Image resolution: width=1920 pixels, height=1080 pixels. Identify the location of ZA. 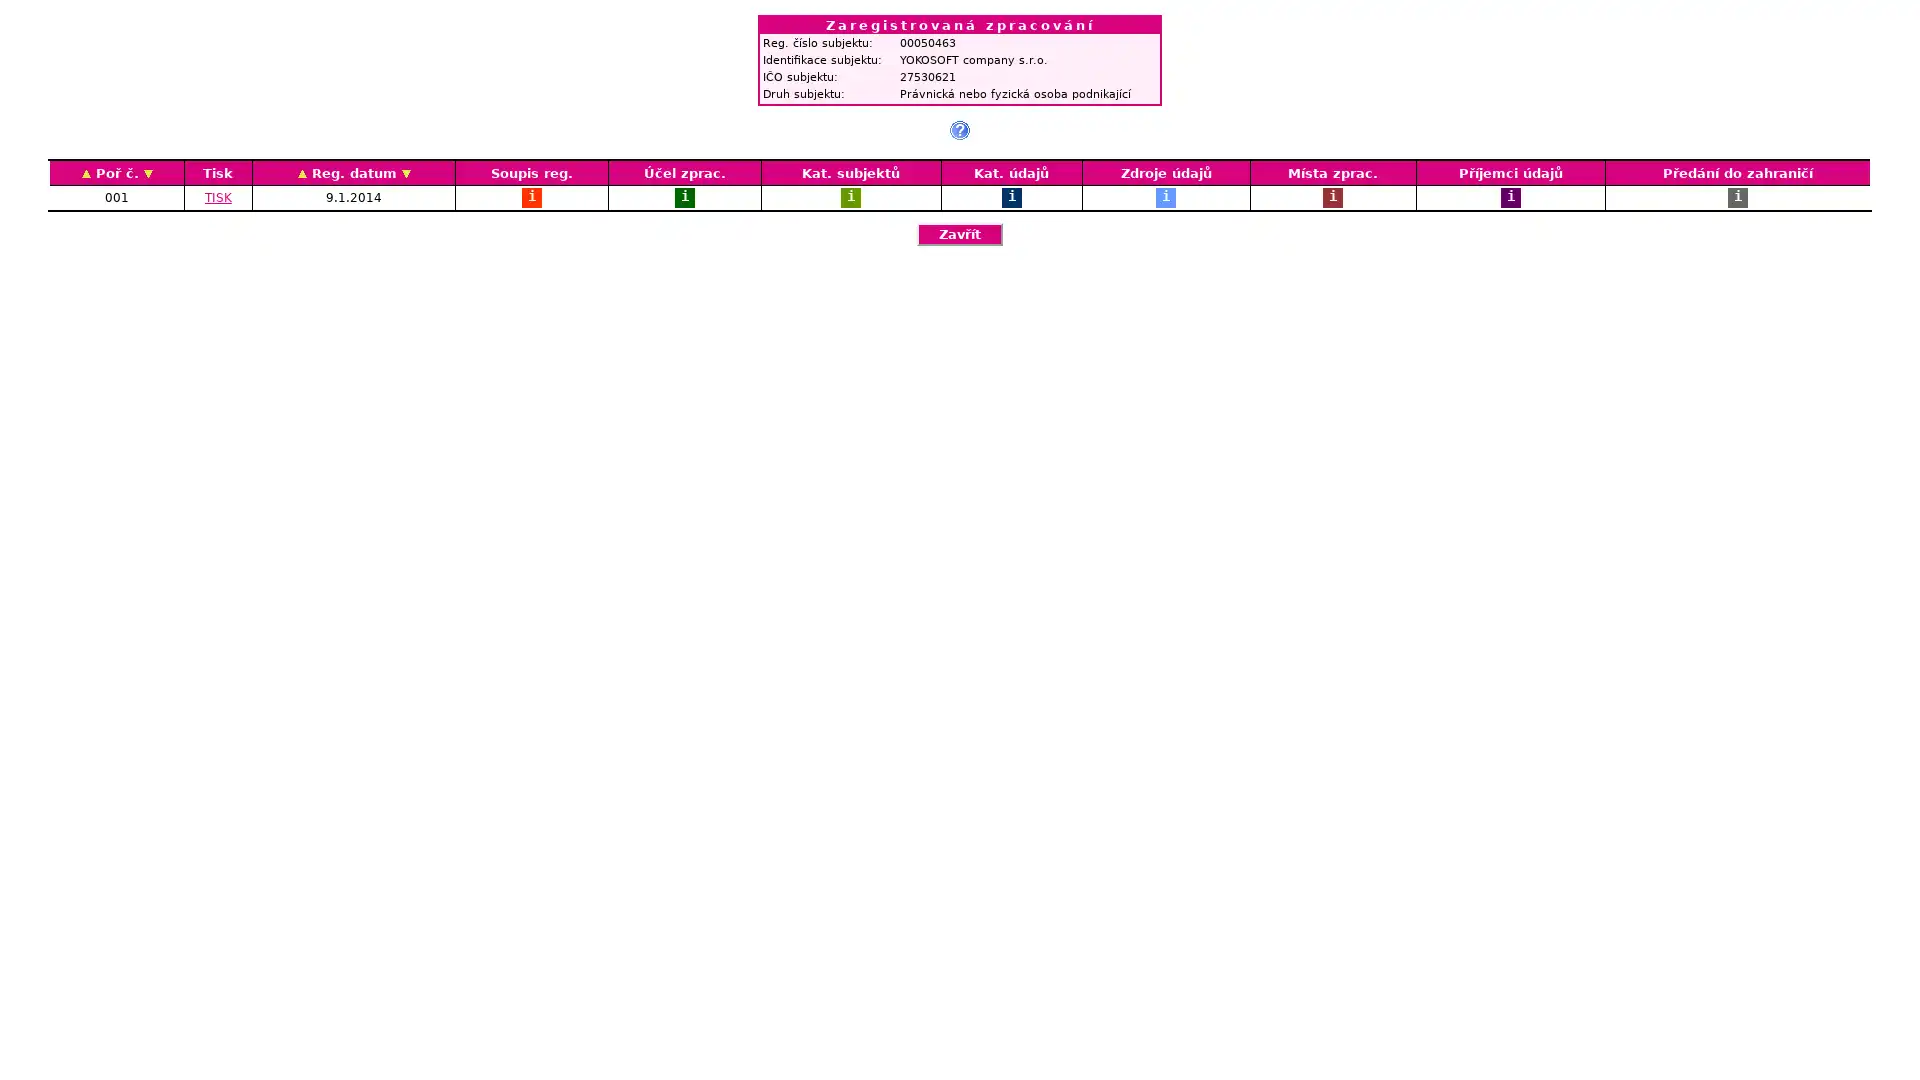
(404, 172).